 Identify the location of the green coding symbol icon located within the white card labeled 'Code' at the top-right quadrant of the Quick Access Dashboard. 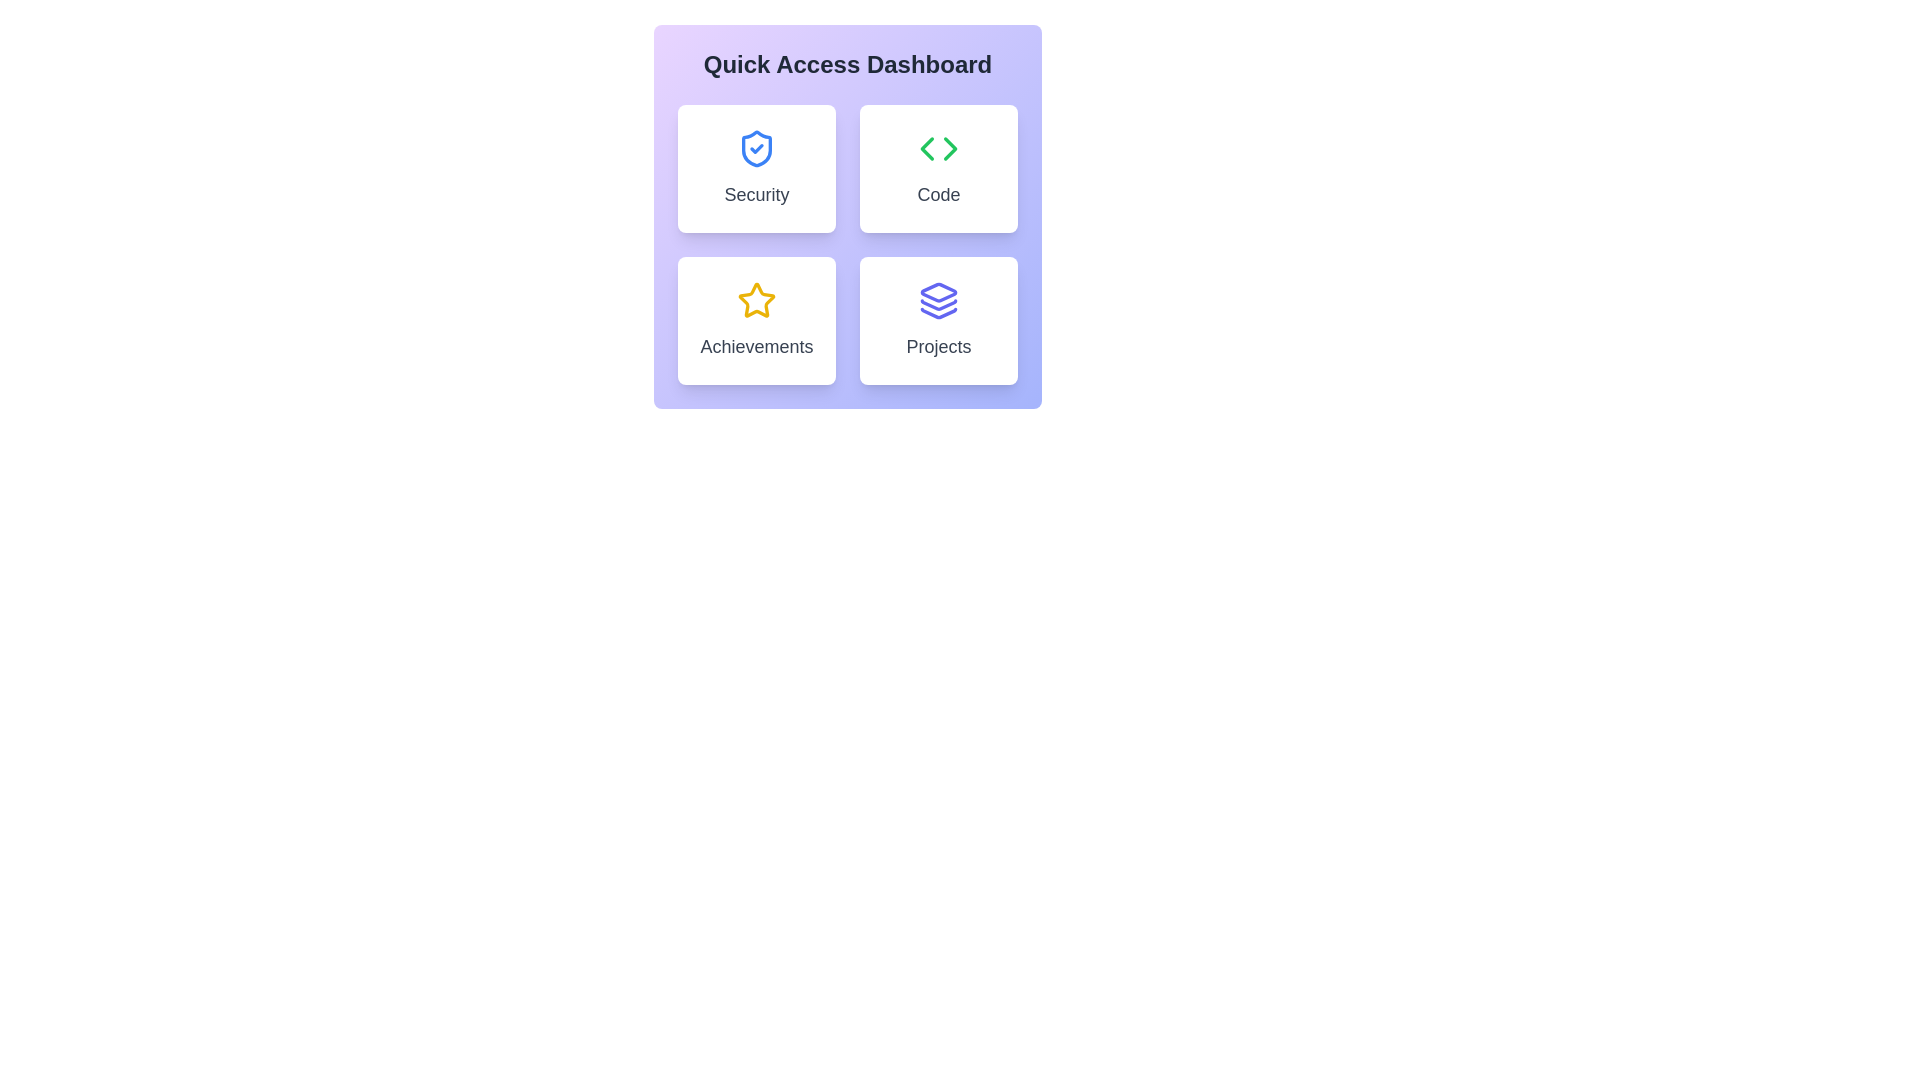
(938, 148).